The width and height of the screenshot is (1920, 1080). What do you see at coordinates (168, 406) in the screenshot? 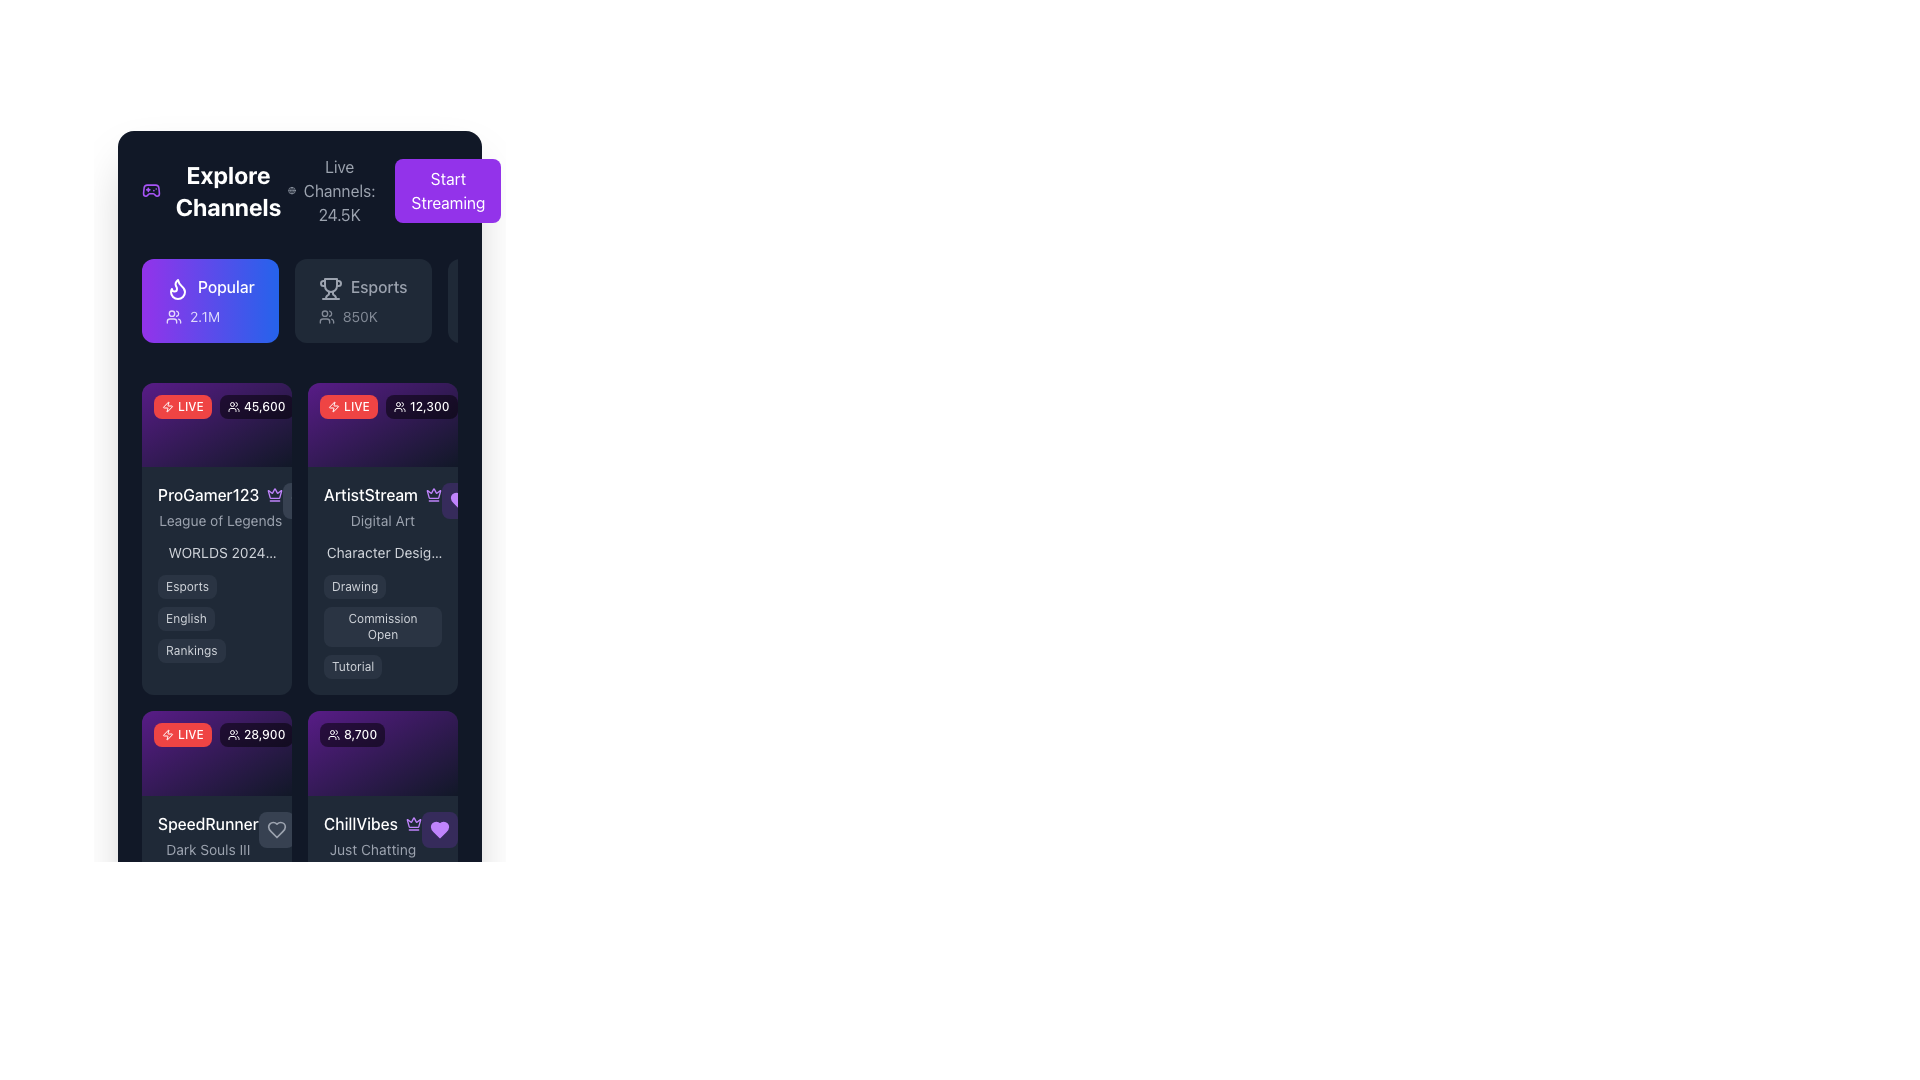
I see `the decorative icon located in the top section of the interface, next to the purple 'Popular' section` at bounding box center [168, 406].